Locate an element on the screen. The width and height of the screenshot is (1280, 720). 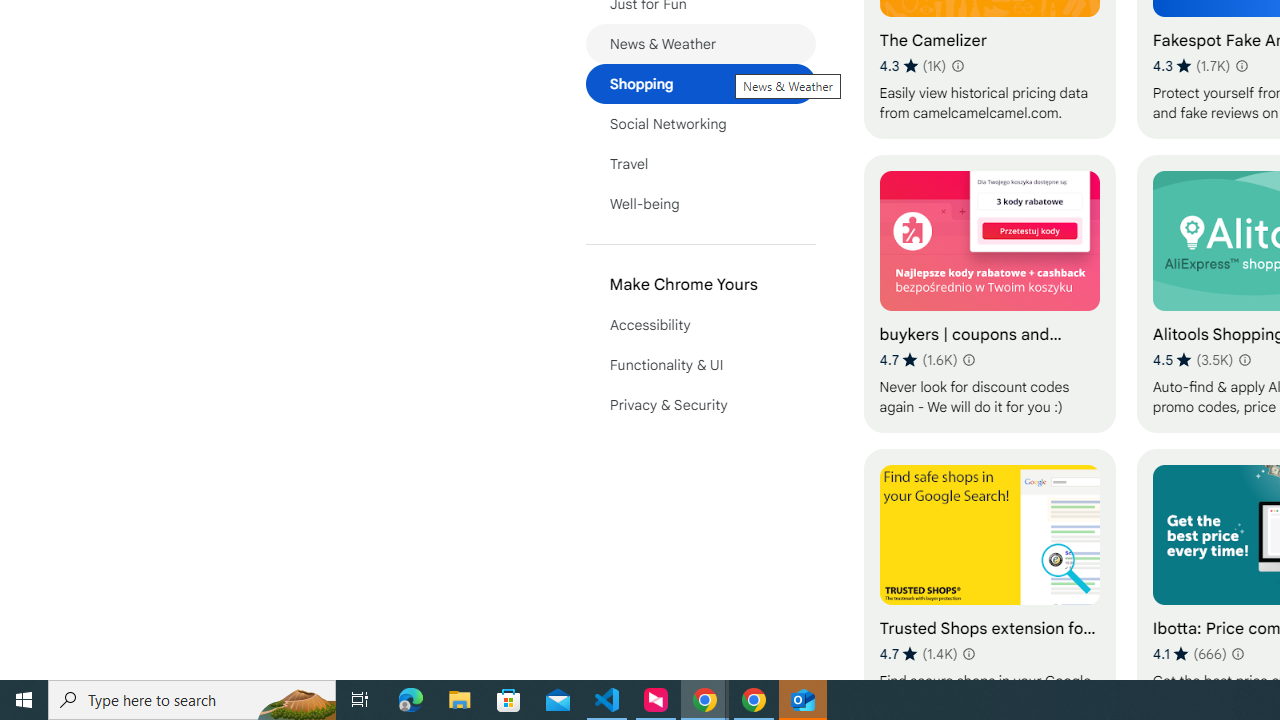
'Average rating 4.7 out of 5 stars. 1.6K ratings.' is located at coordinates (917, 360).